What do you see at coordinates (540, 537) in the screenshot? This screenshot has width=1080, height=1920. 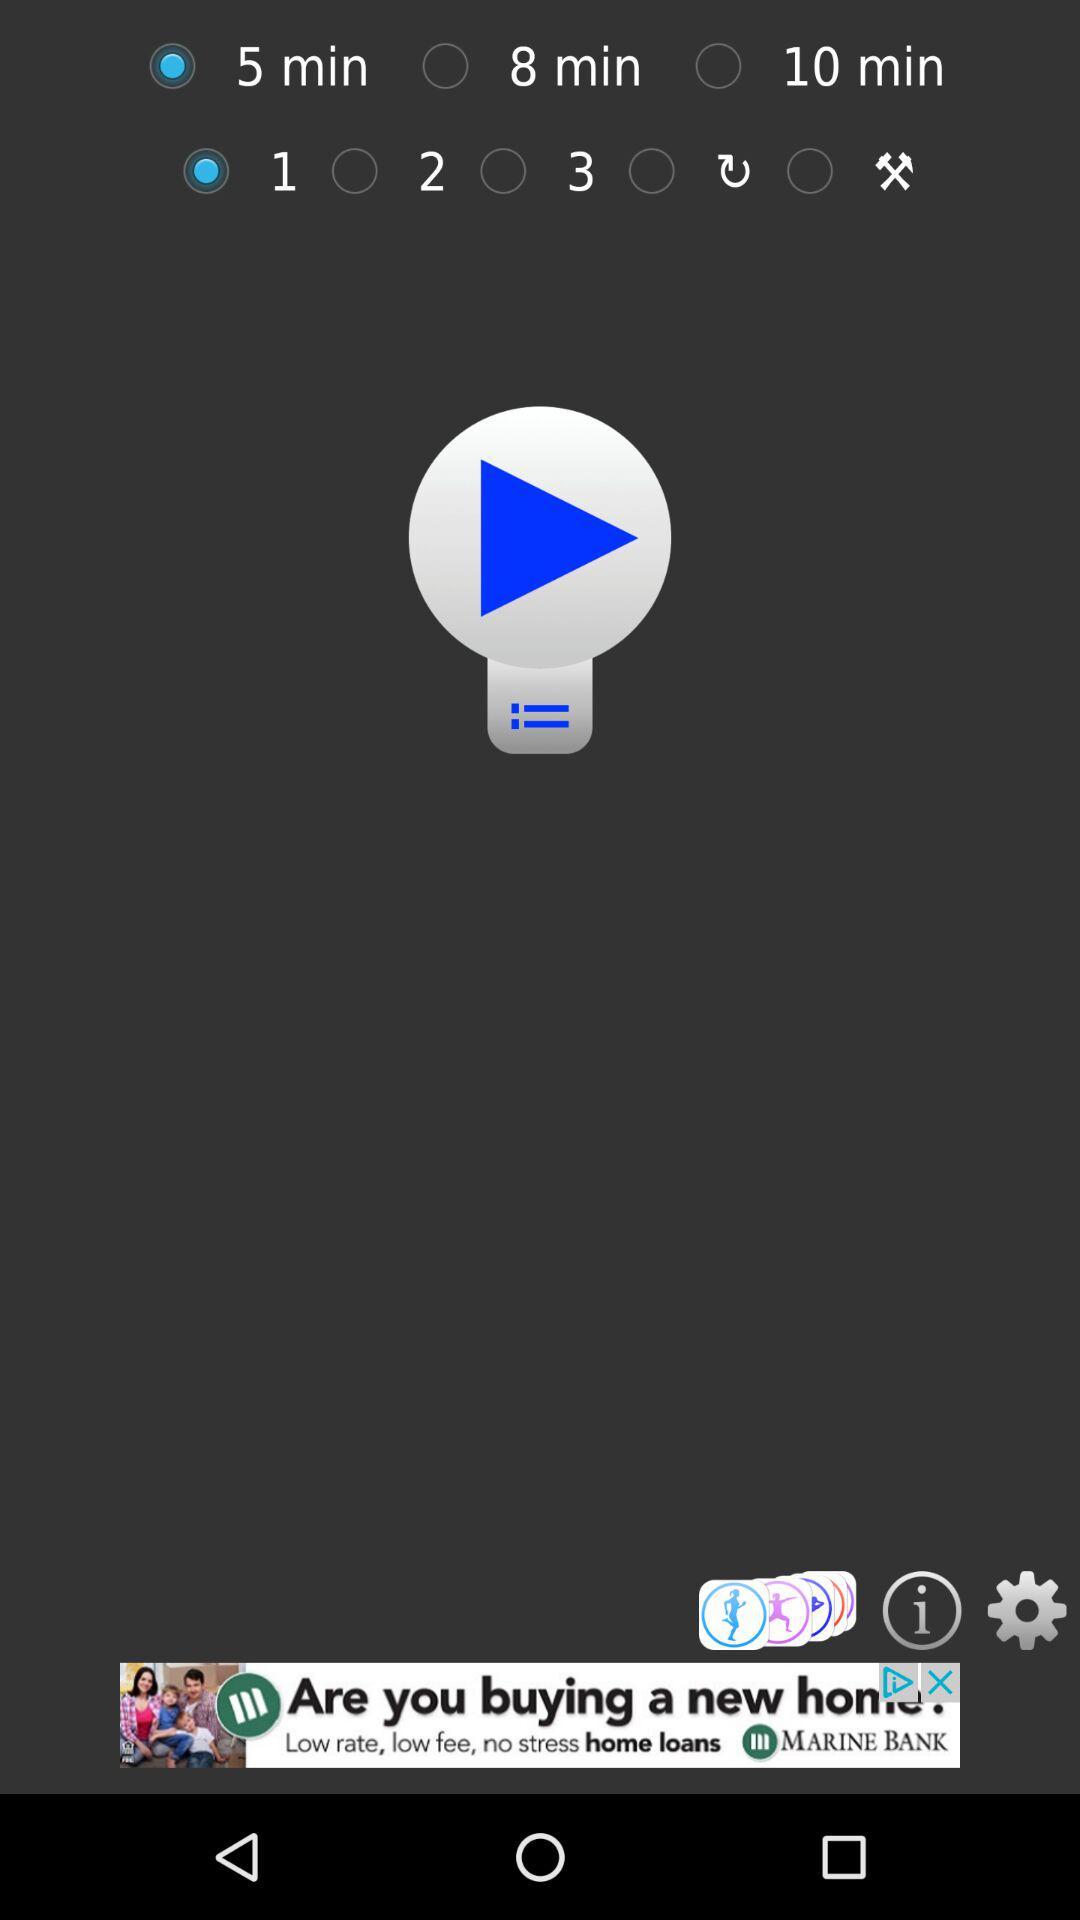 I see `pause` at bounding box center [540, 537].